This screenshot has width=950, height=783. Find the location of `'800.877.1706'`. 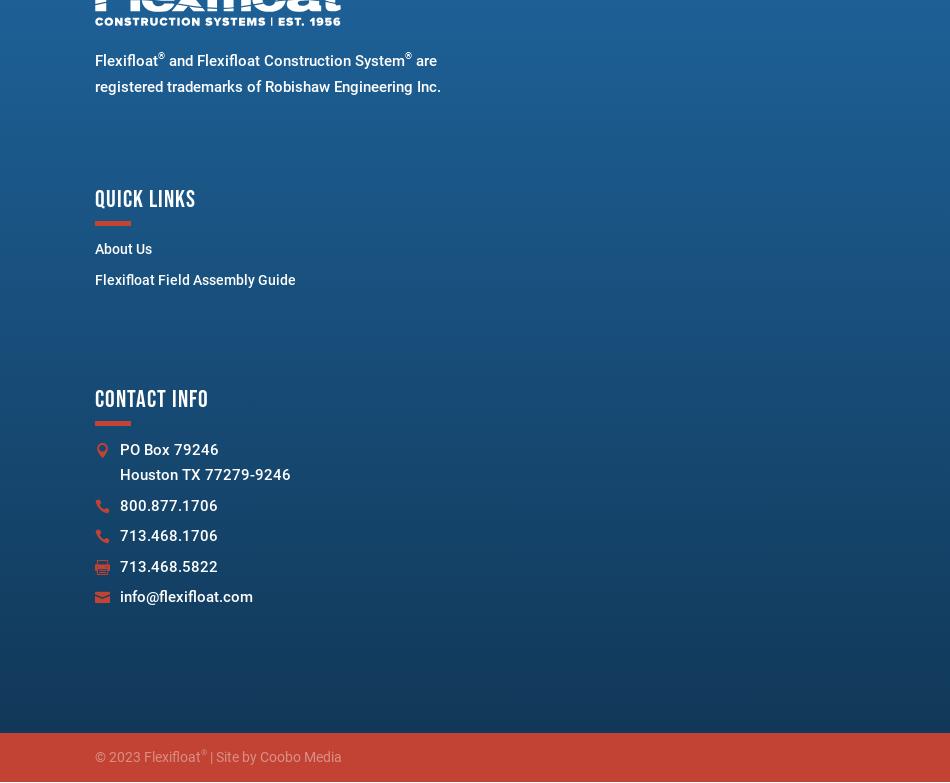

'800.877.1706' is located at coordinates (169, 504).